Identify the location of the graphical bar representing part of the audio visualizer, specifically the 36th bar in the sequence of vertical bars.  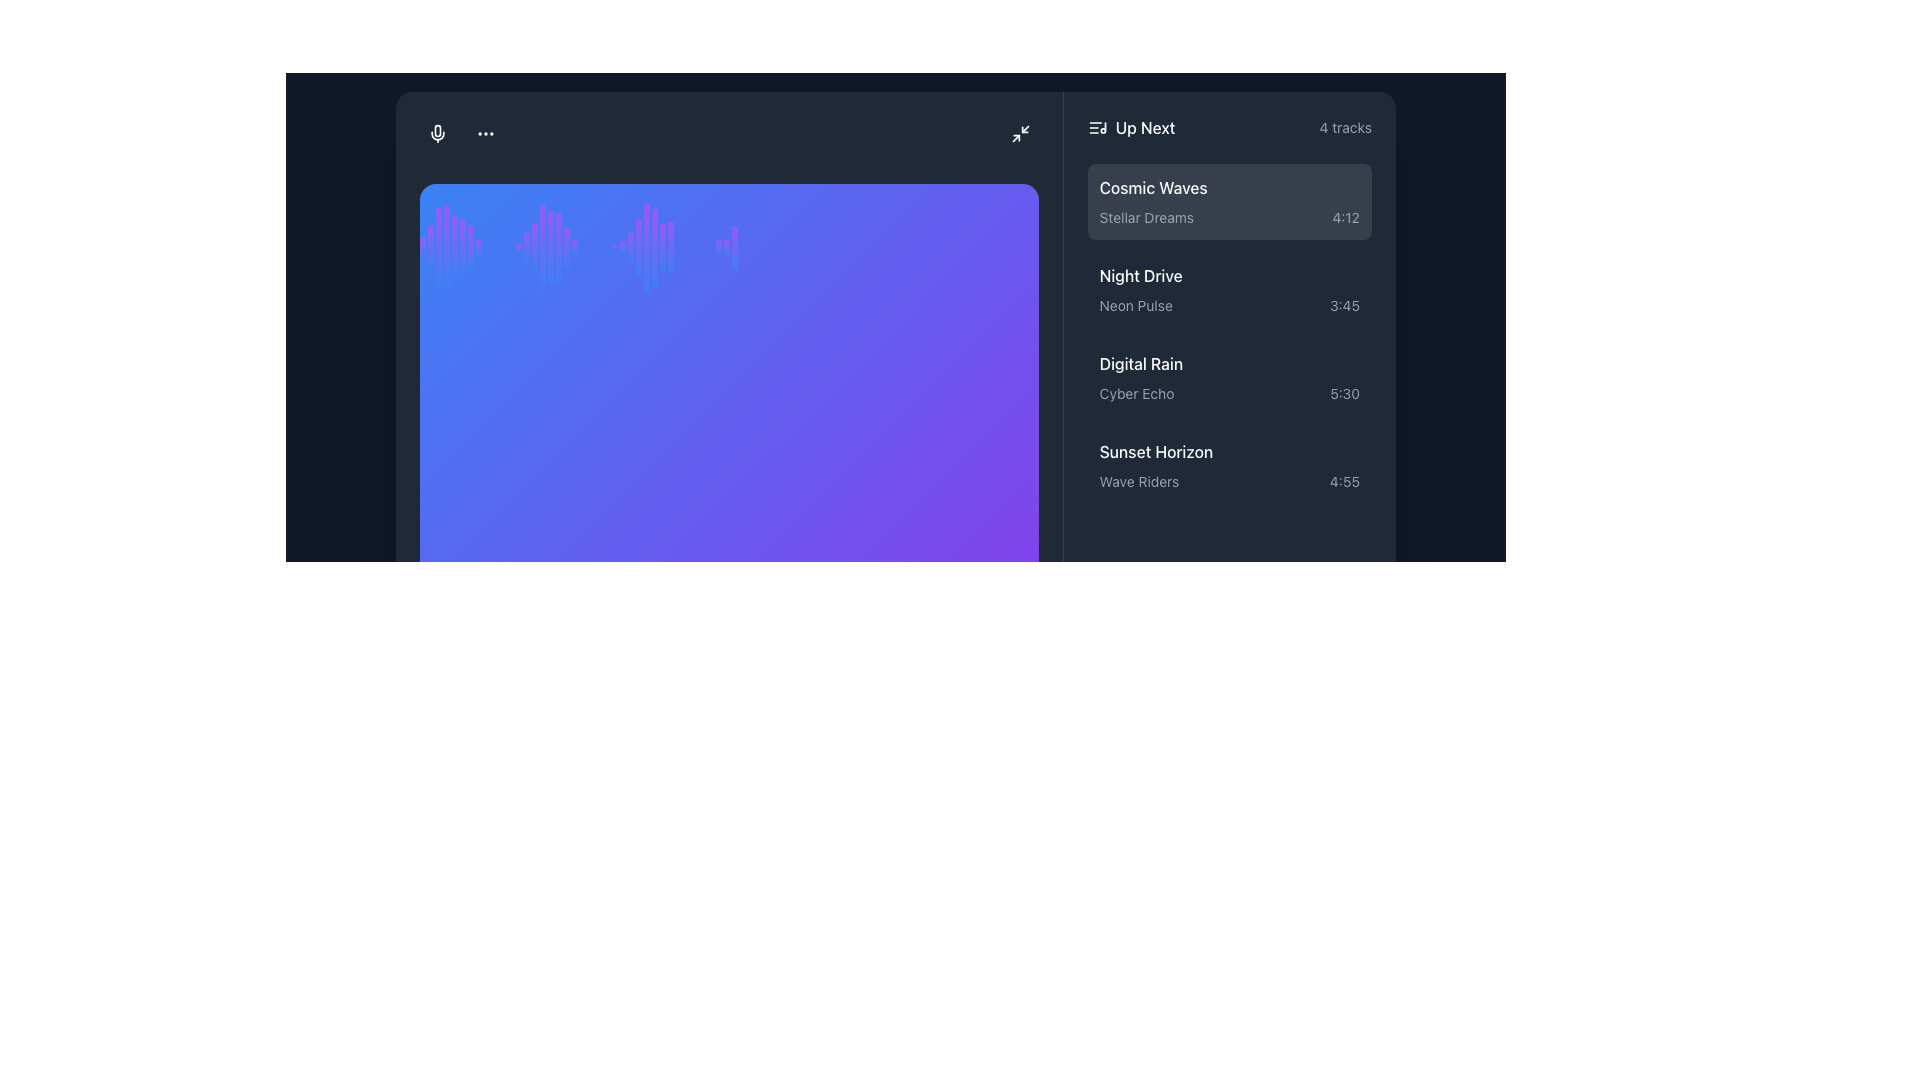
(733, 245).